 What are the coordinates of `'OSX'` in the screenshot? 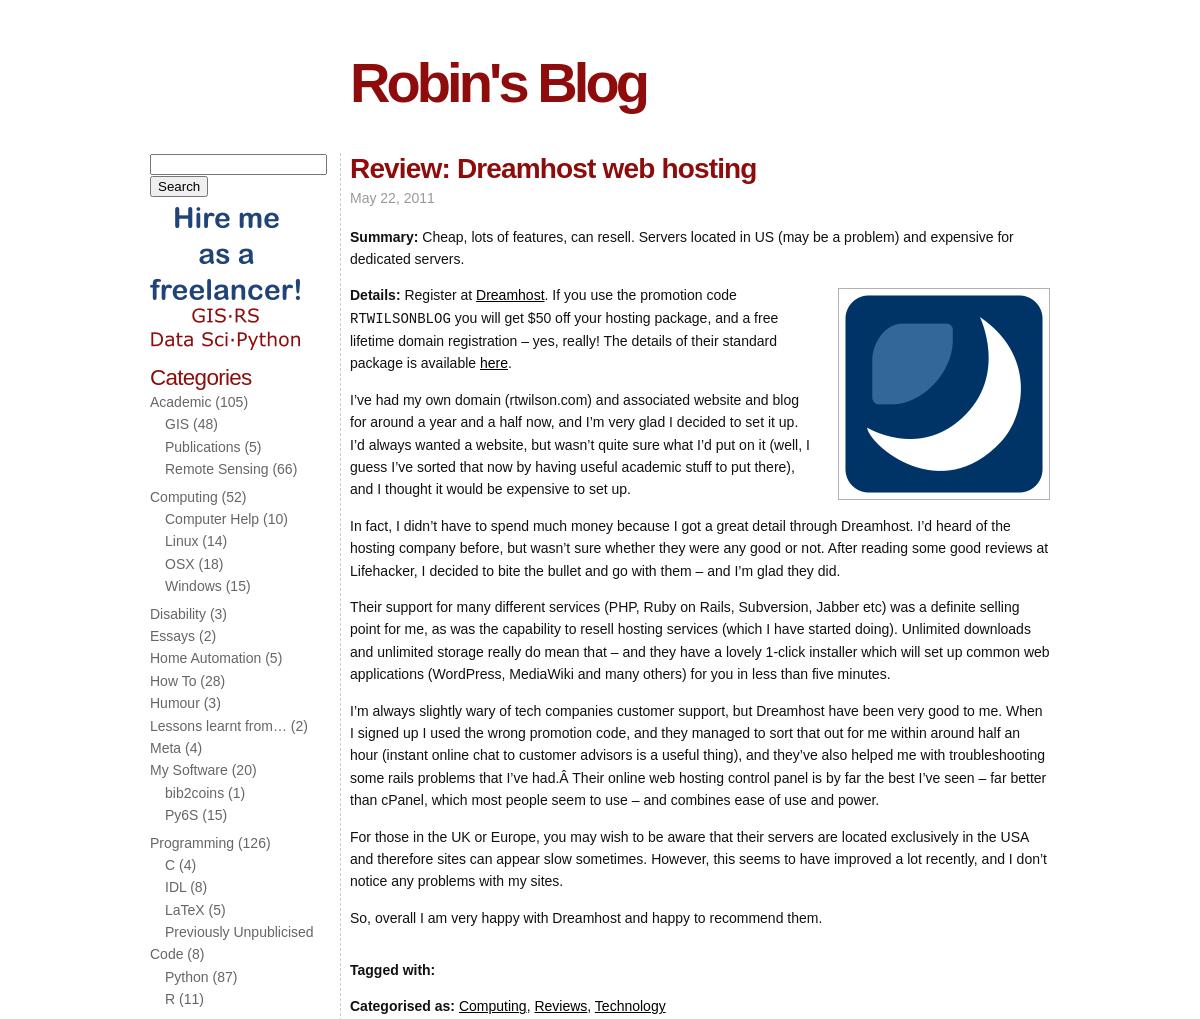 It's located at (178, 561).